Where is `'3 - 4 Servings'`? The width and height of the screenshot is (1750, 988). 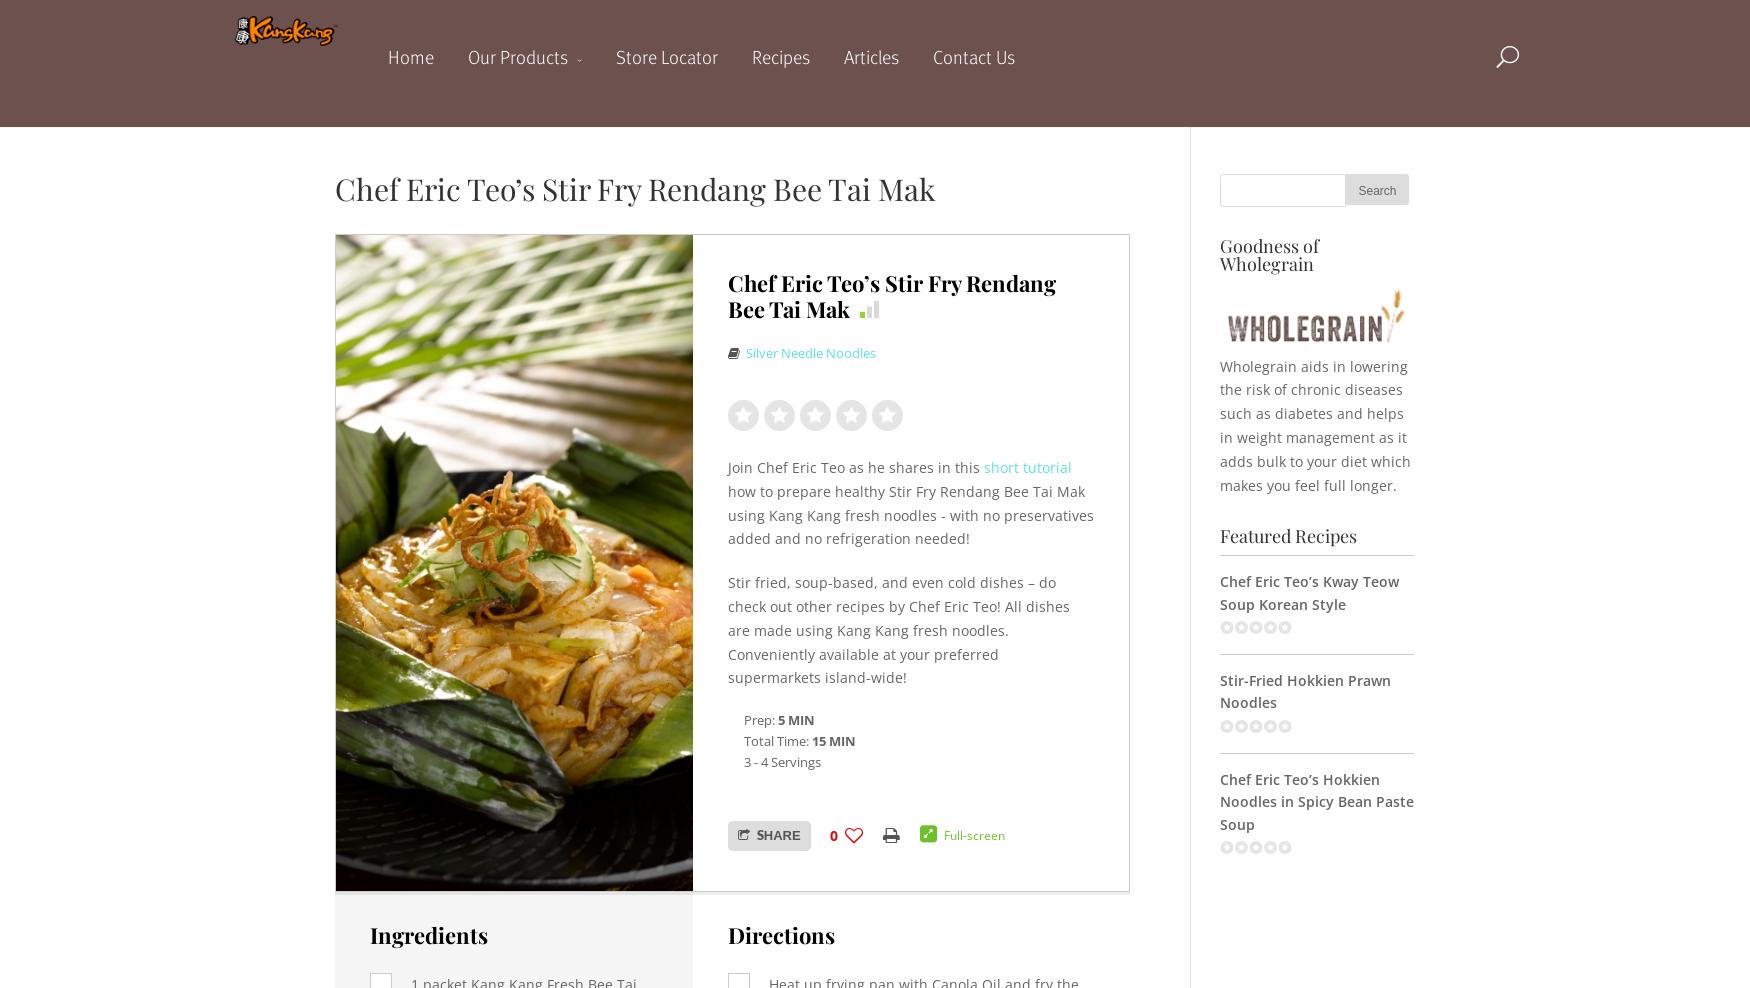 '3 - 4 Servings' is located at coordinates (780, 759).